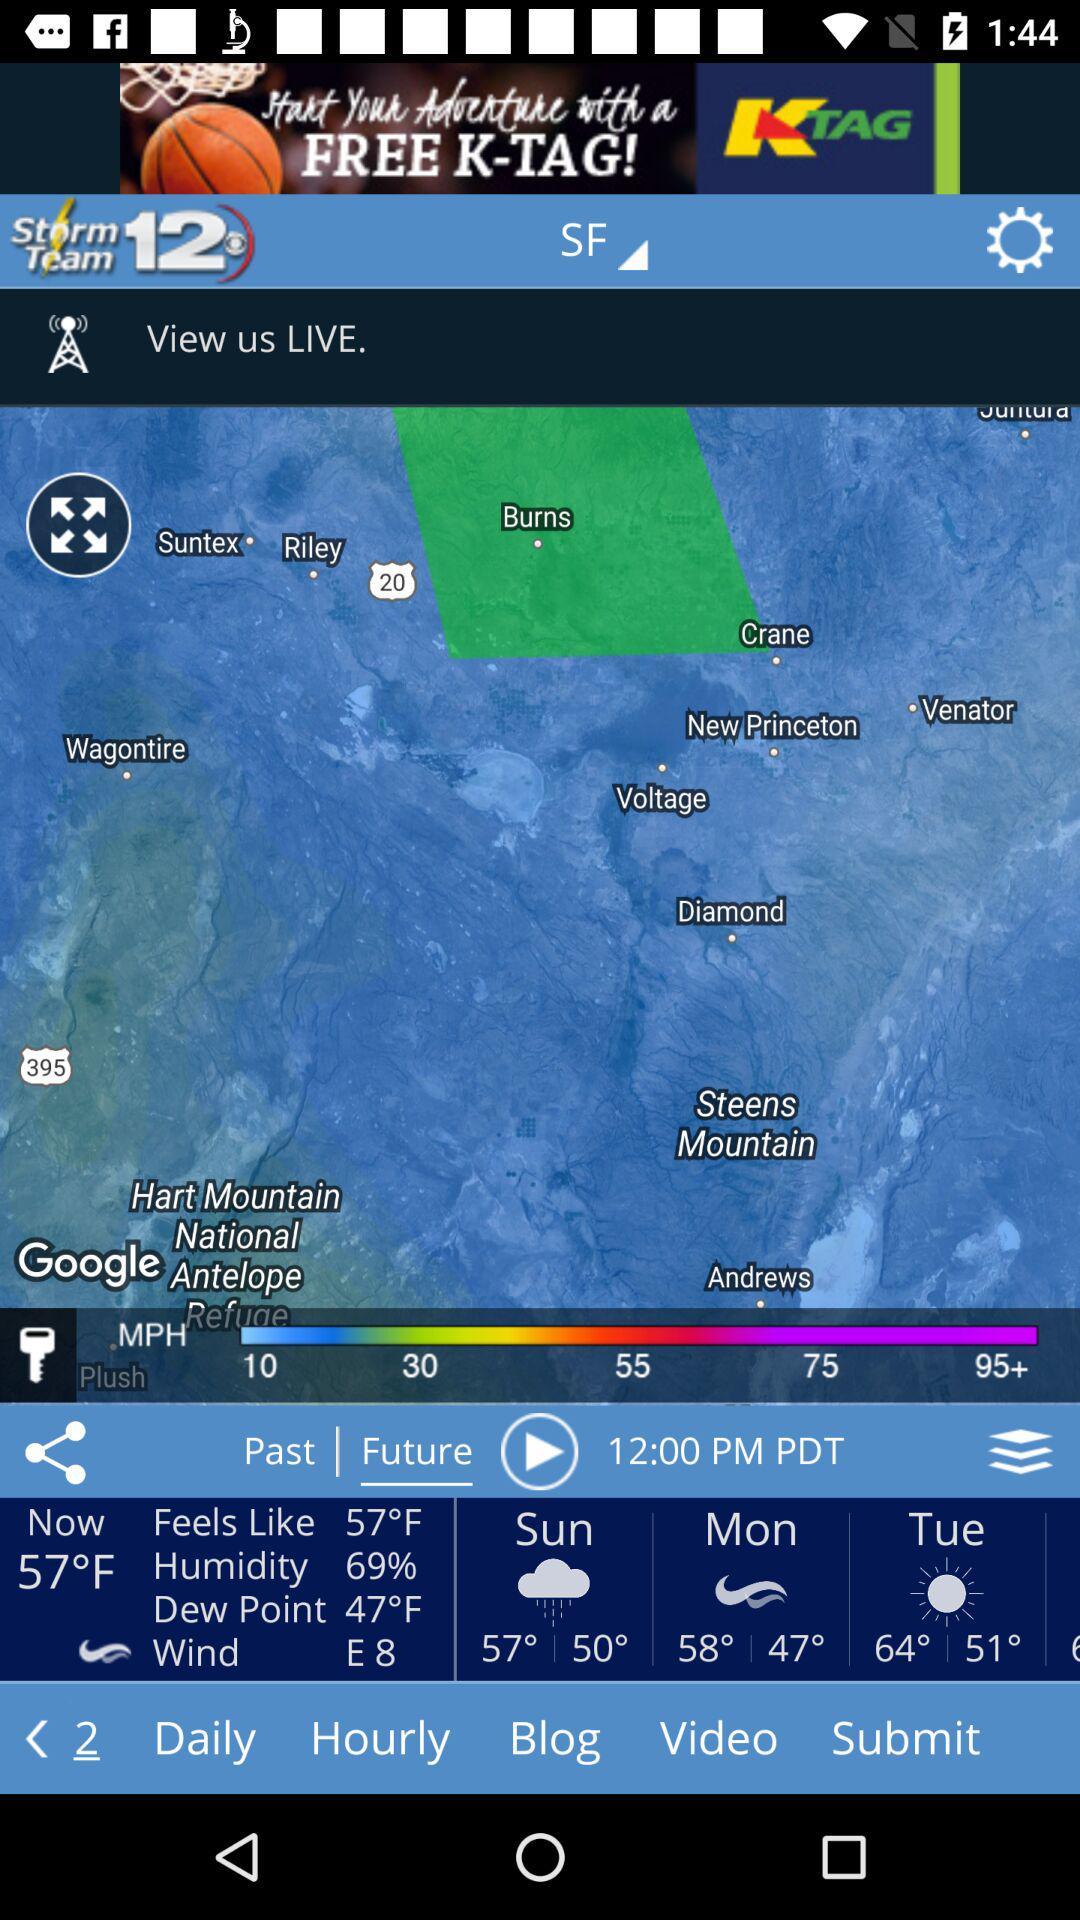  I want to click on item to the right of the future icon, so click(538, 1451).